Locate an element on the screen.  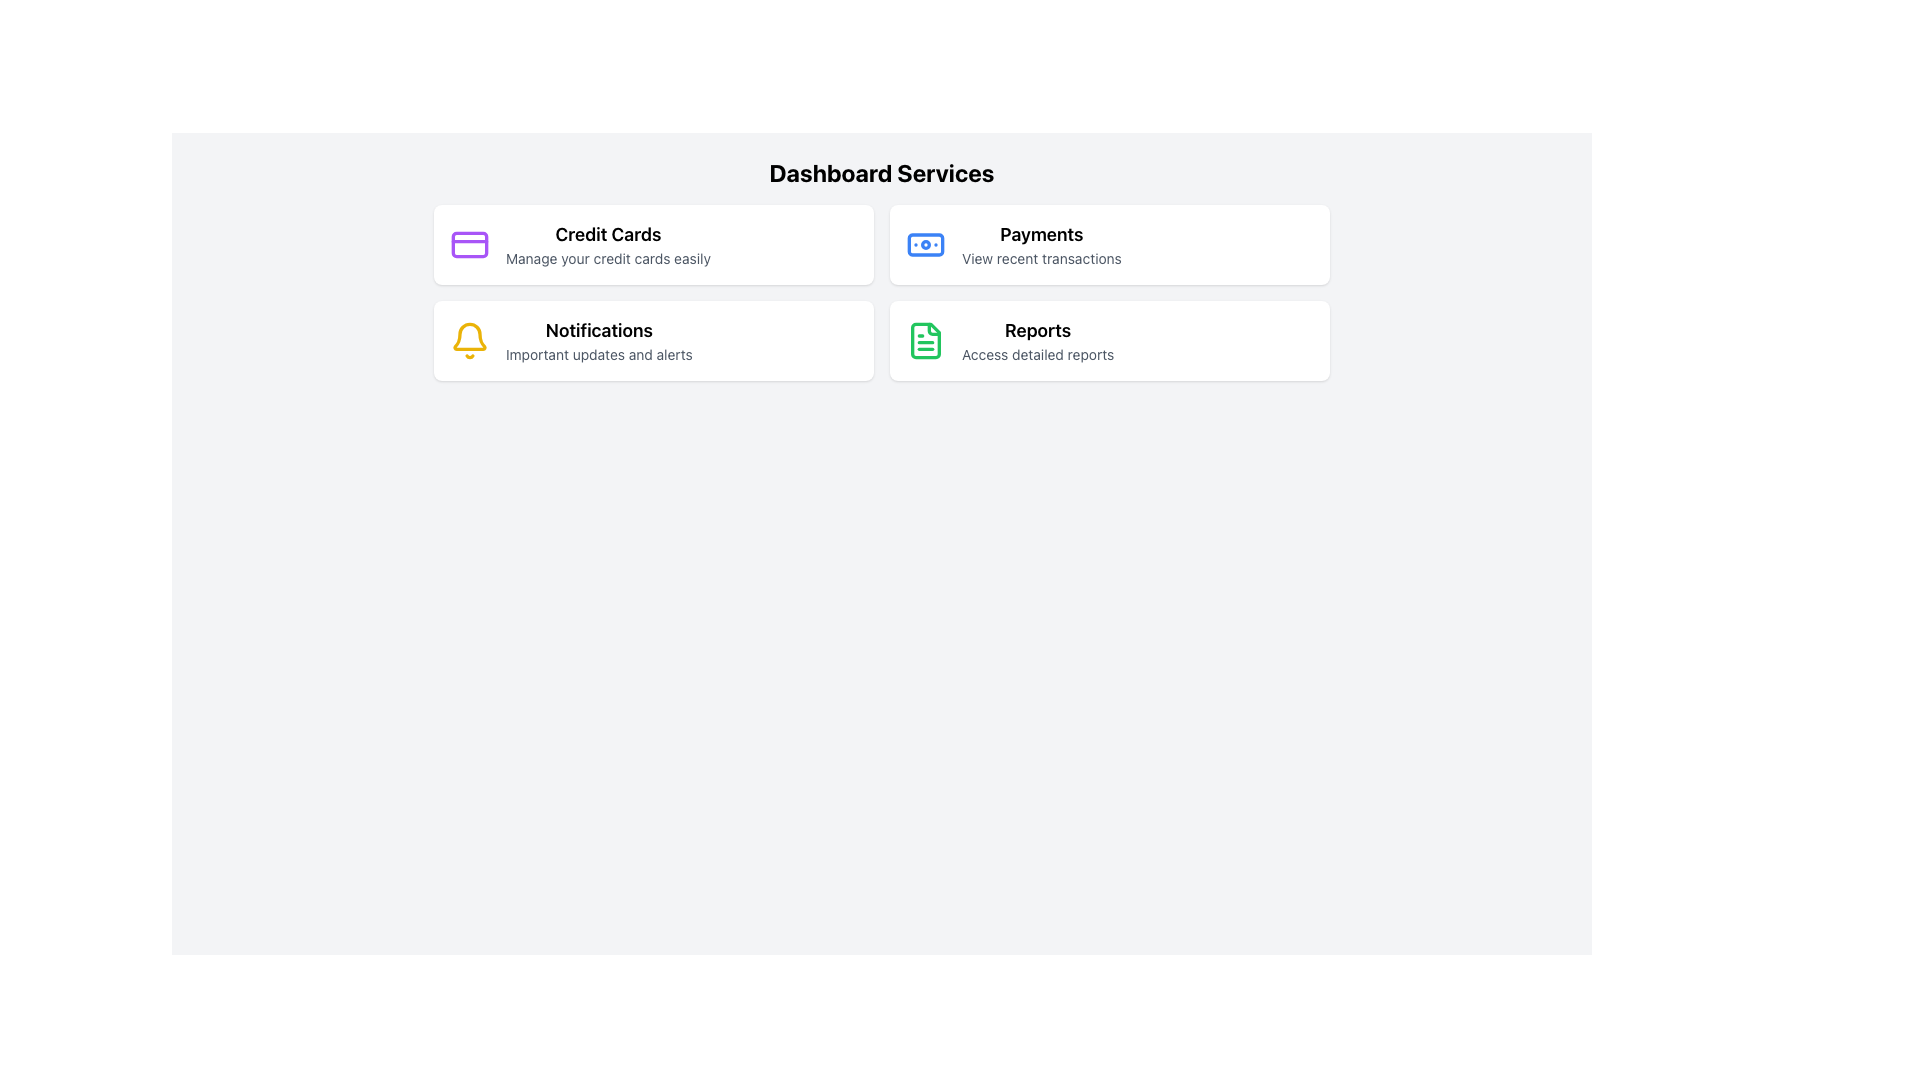
the text label displaying 'Important updates and alerts', which is located below the title 'Notifications' in the dashboard interface is located at coordinates (598, 353).